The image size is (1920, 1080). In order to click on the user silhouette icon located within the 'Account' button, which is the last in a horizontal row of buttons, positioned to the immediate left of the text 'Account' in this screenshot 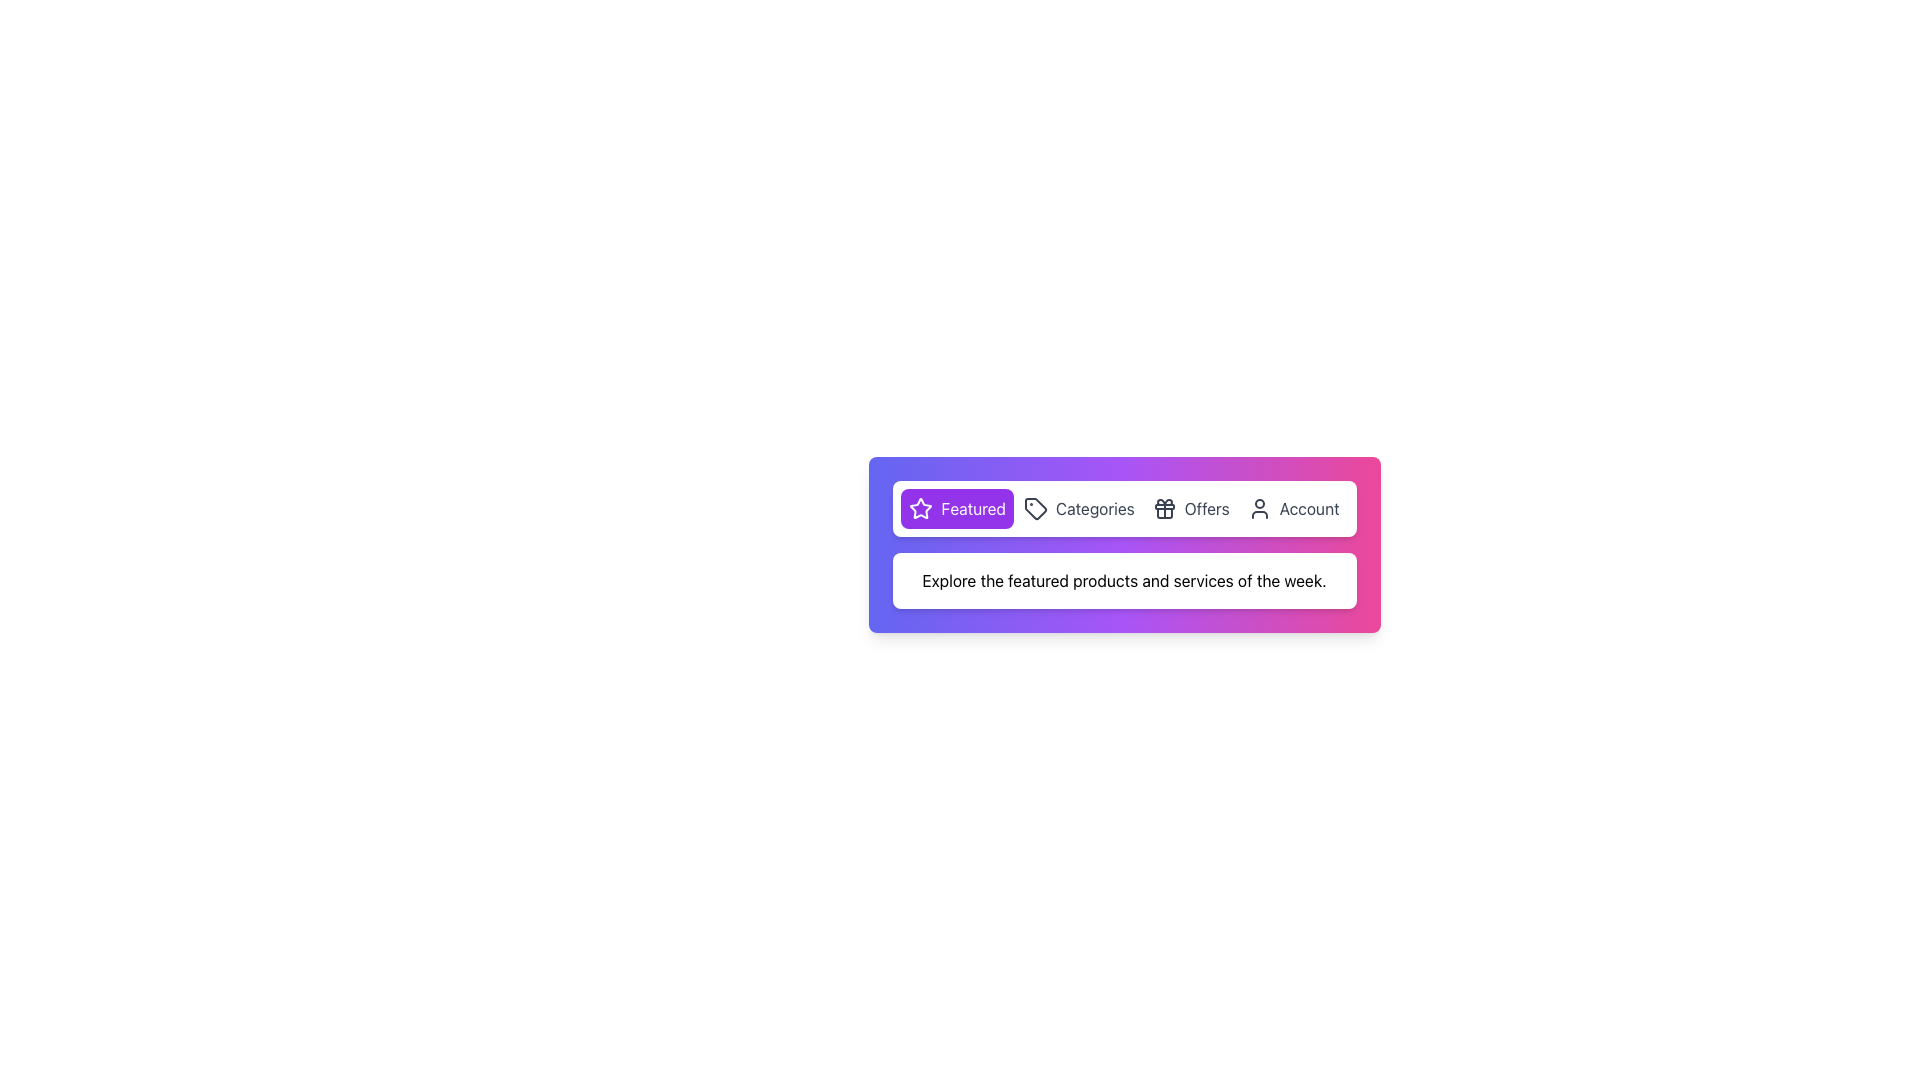, I will do `click(1258, 508)`.